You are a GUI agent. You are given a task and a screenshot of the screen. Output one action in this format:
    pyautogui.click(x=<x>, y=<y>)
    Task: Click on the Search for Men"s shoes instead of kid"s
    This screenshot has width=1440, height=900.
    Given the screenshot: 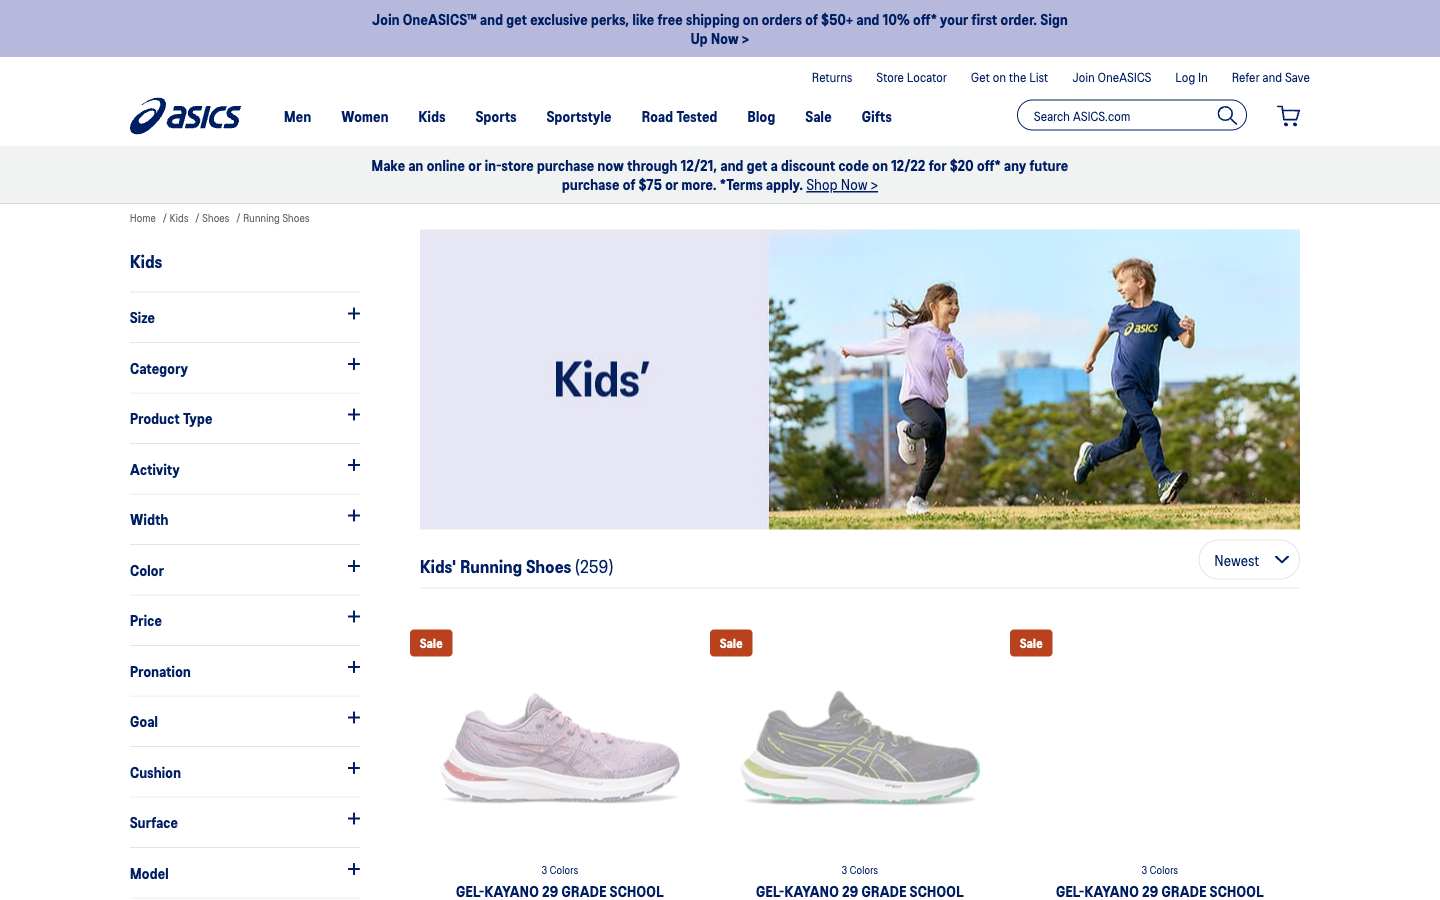 What is the action you would take?
    pyautogui.click(x=296, y=116)
    